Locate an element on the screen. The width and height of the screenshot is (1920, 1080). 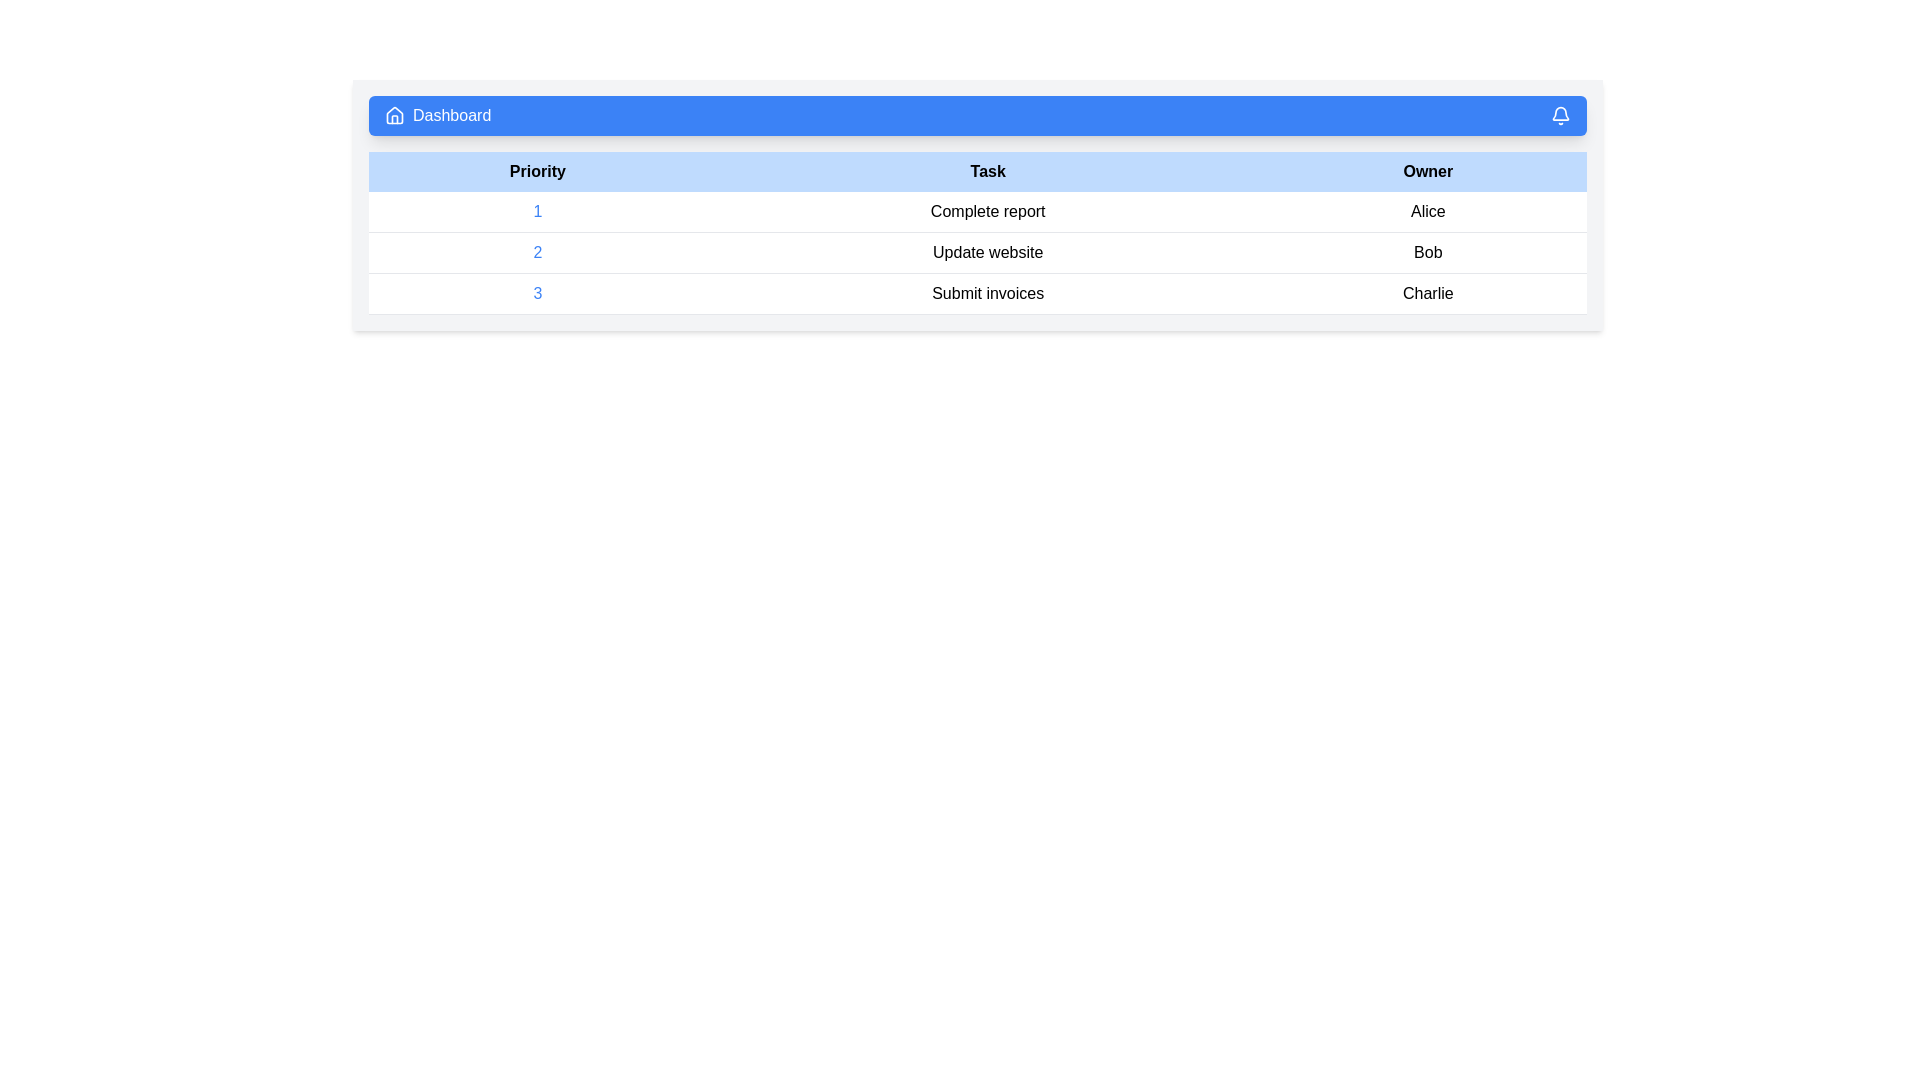
the text label displaying 'Owner', which is the third header label in the top-right region of the table header is located at coordinates (1427, 171).